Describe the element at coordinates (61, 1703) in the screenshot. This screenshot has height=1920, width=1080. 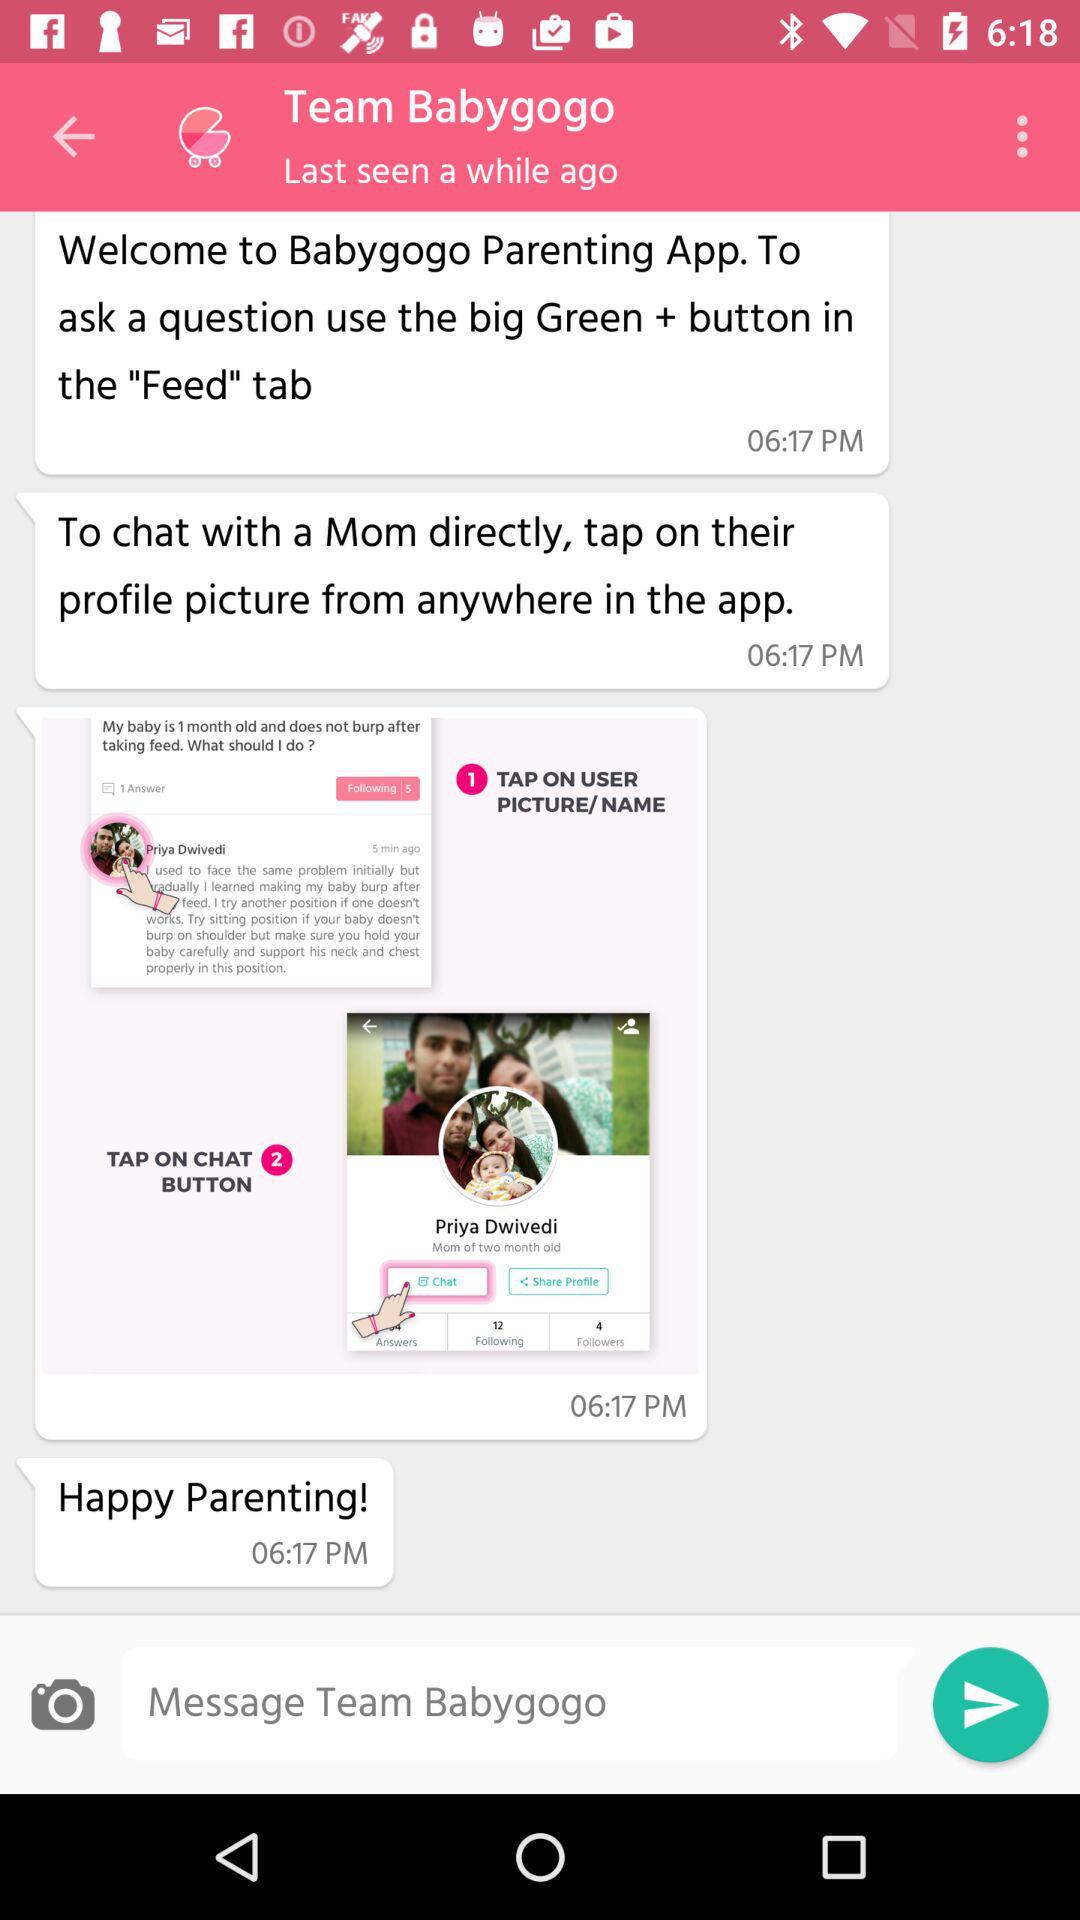
I see `insert or take photo` at that location.